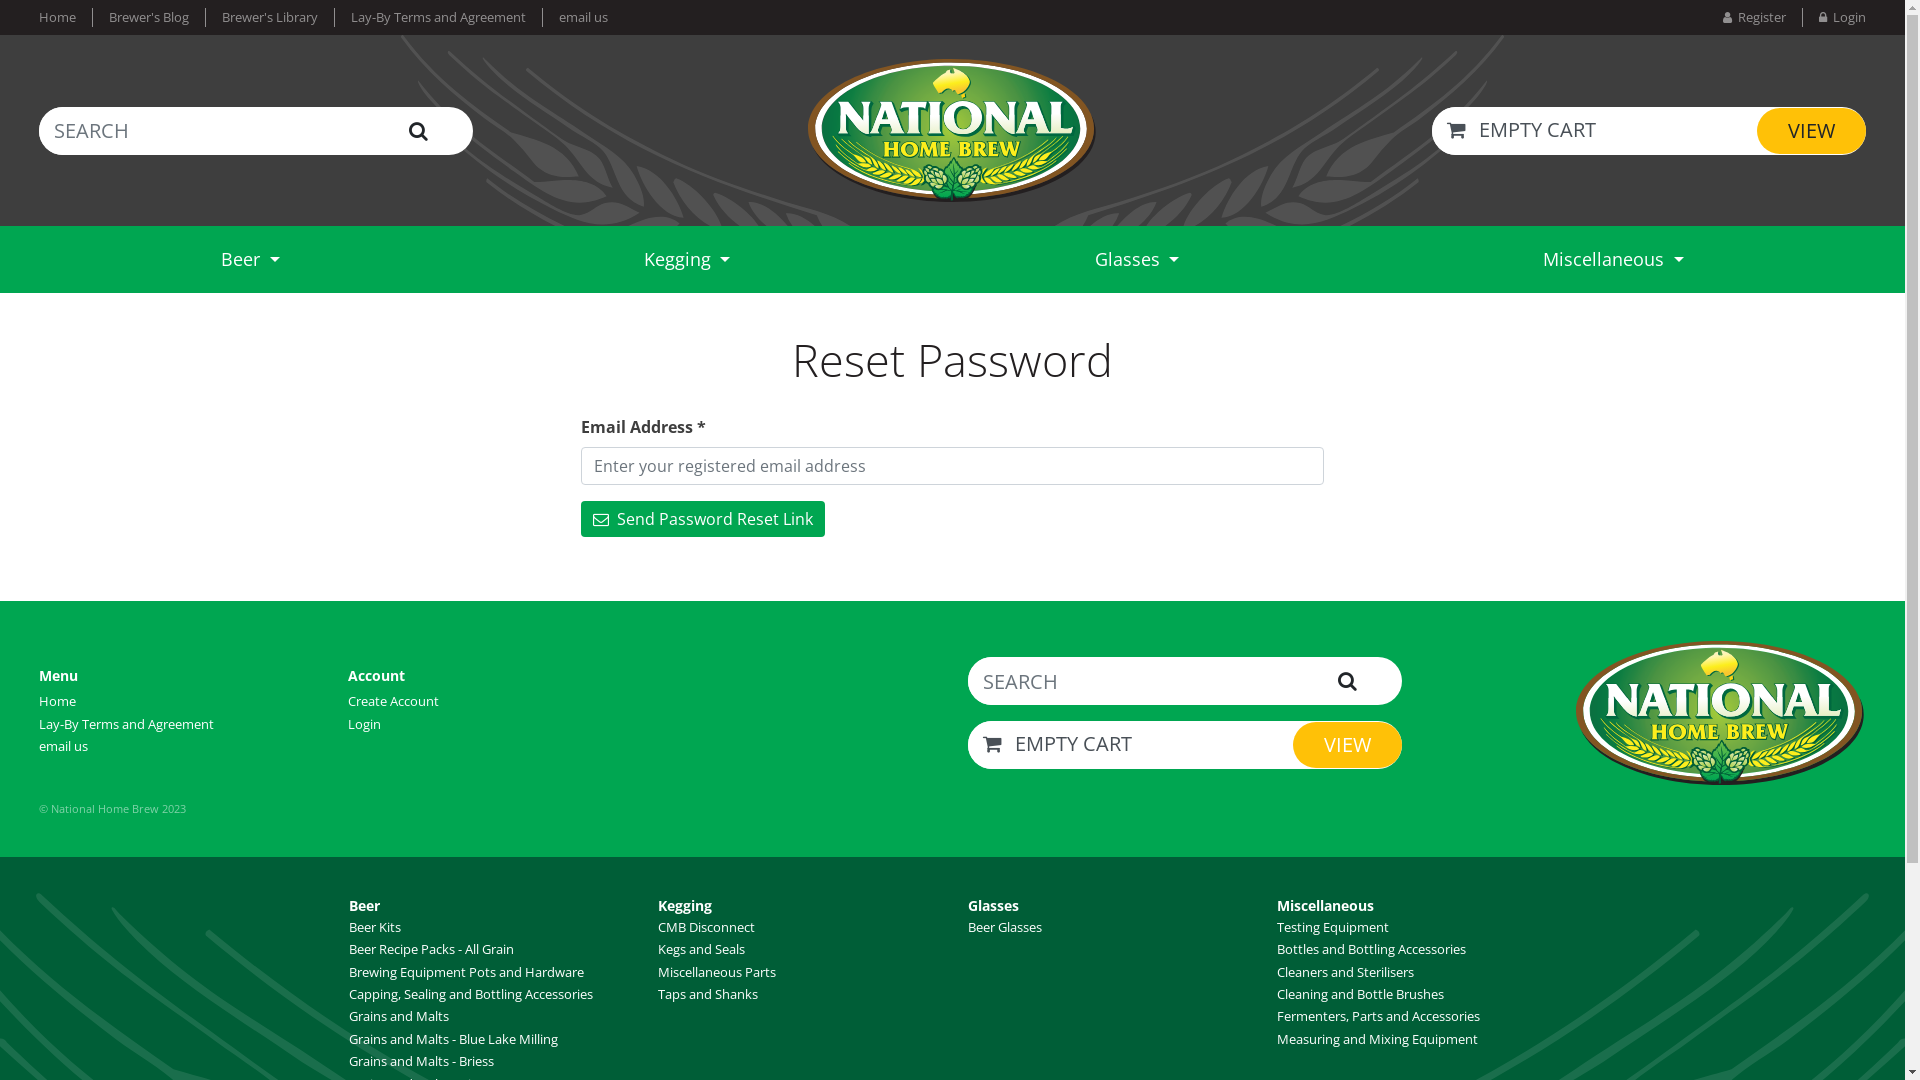  I want to click on '  Send Password Reset Link', so click(702, 518).